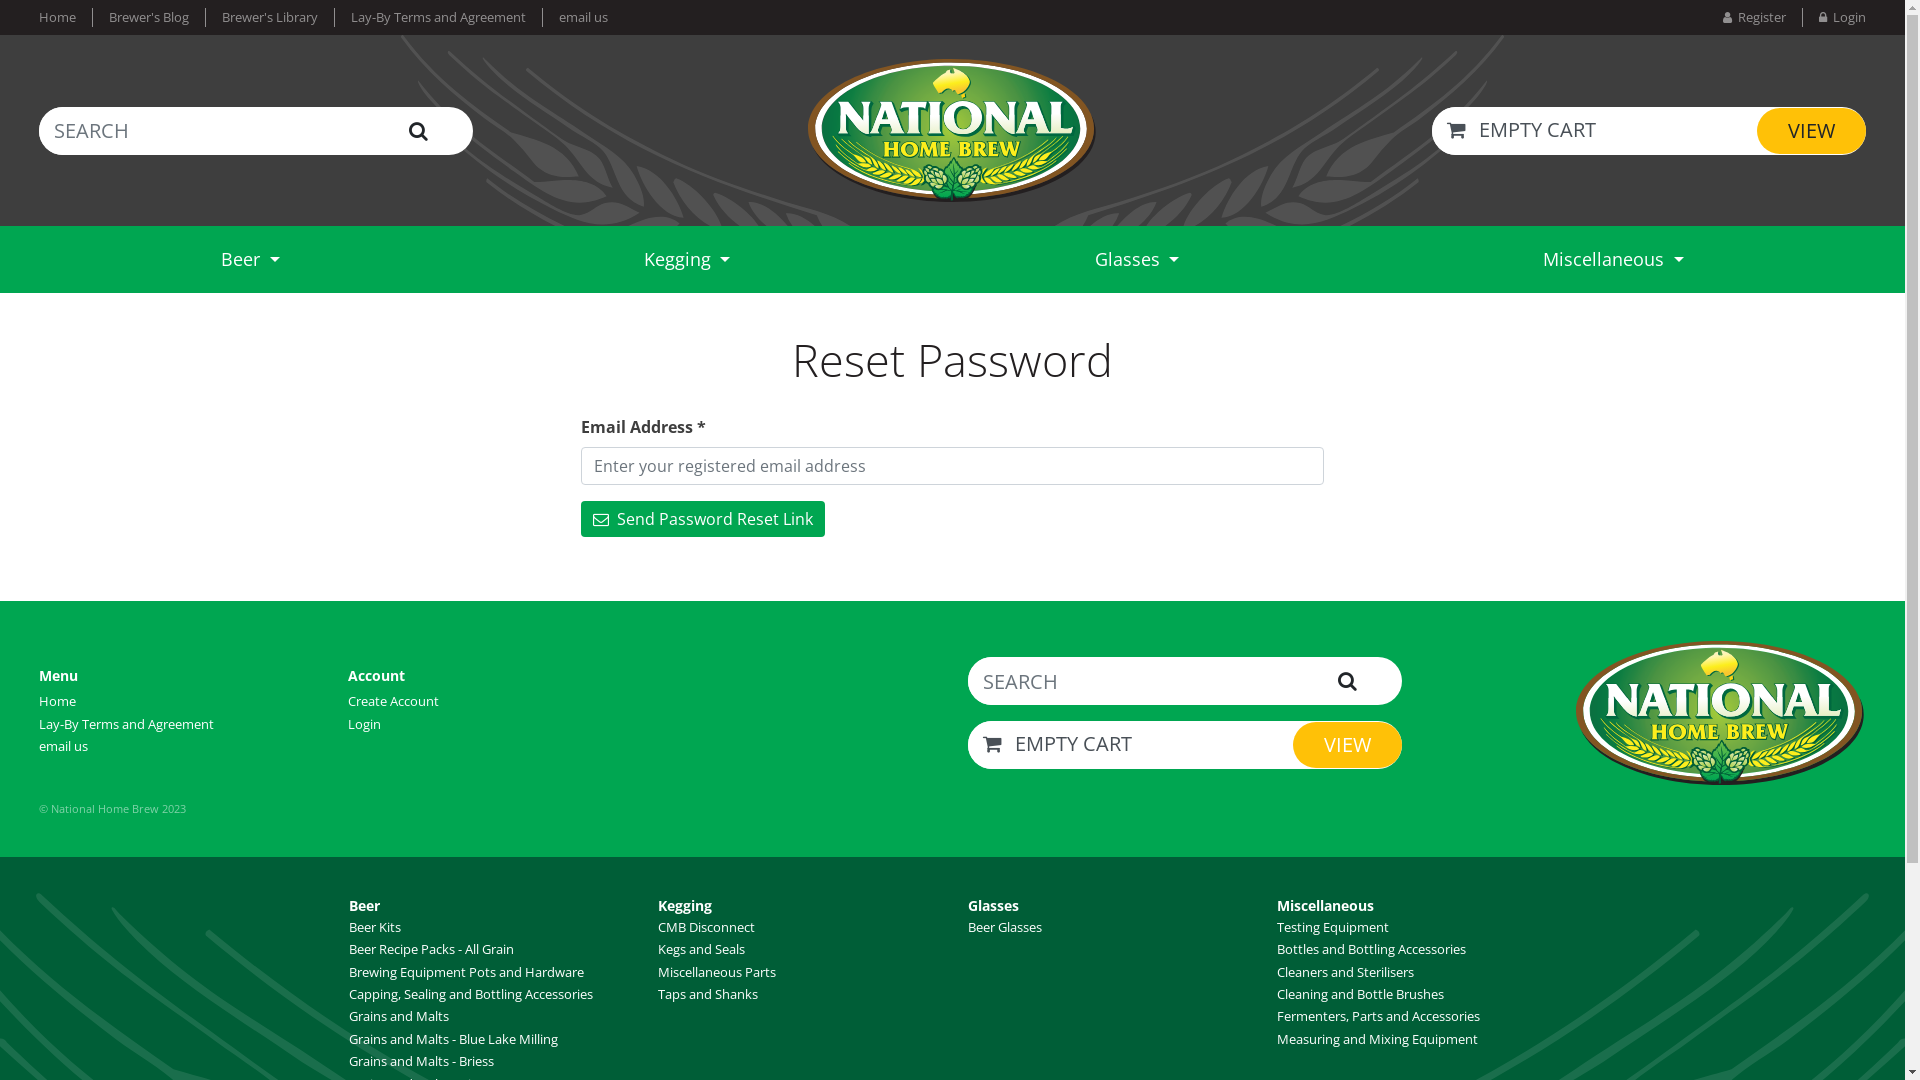  I want to click on '  Send Password Reset Link', so click(702, 518).